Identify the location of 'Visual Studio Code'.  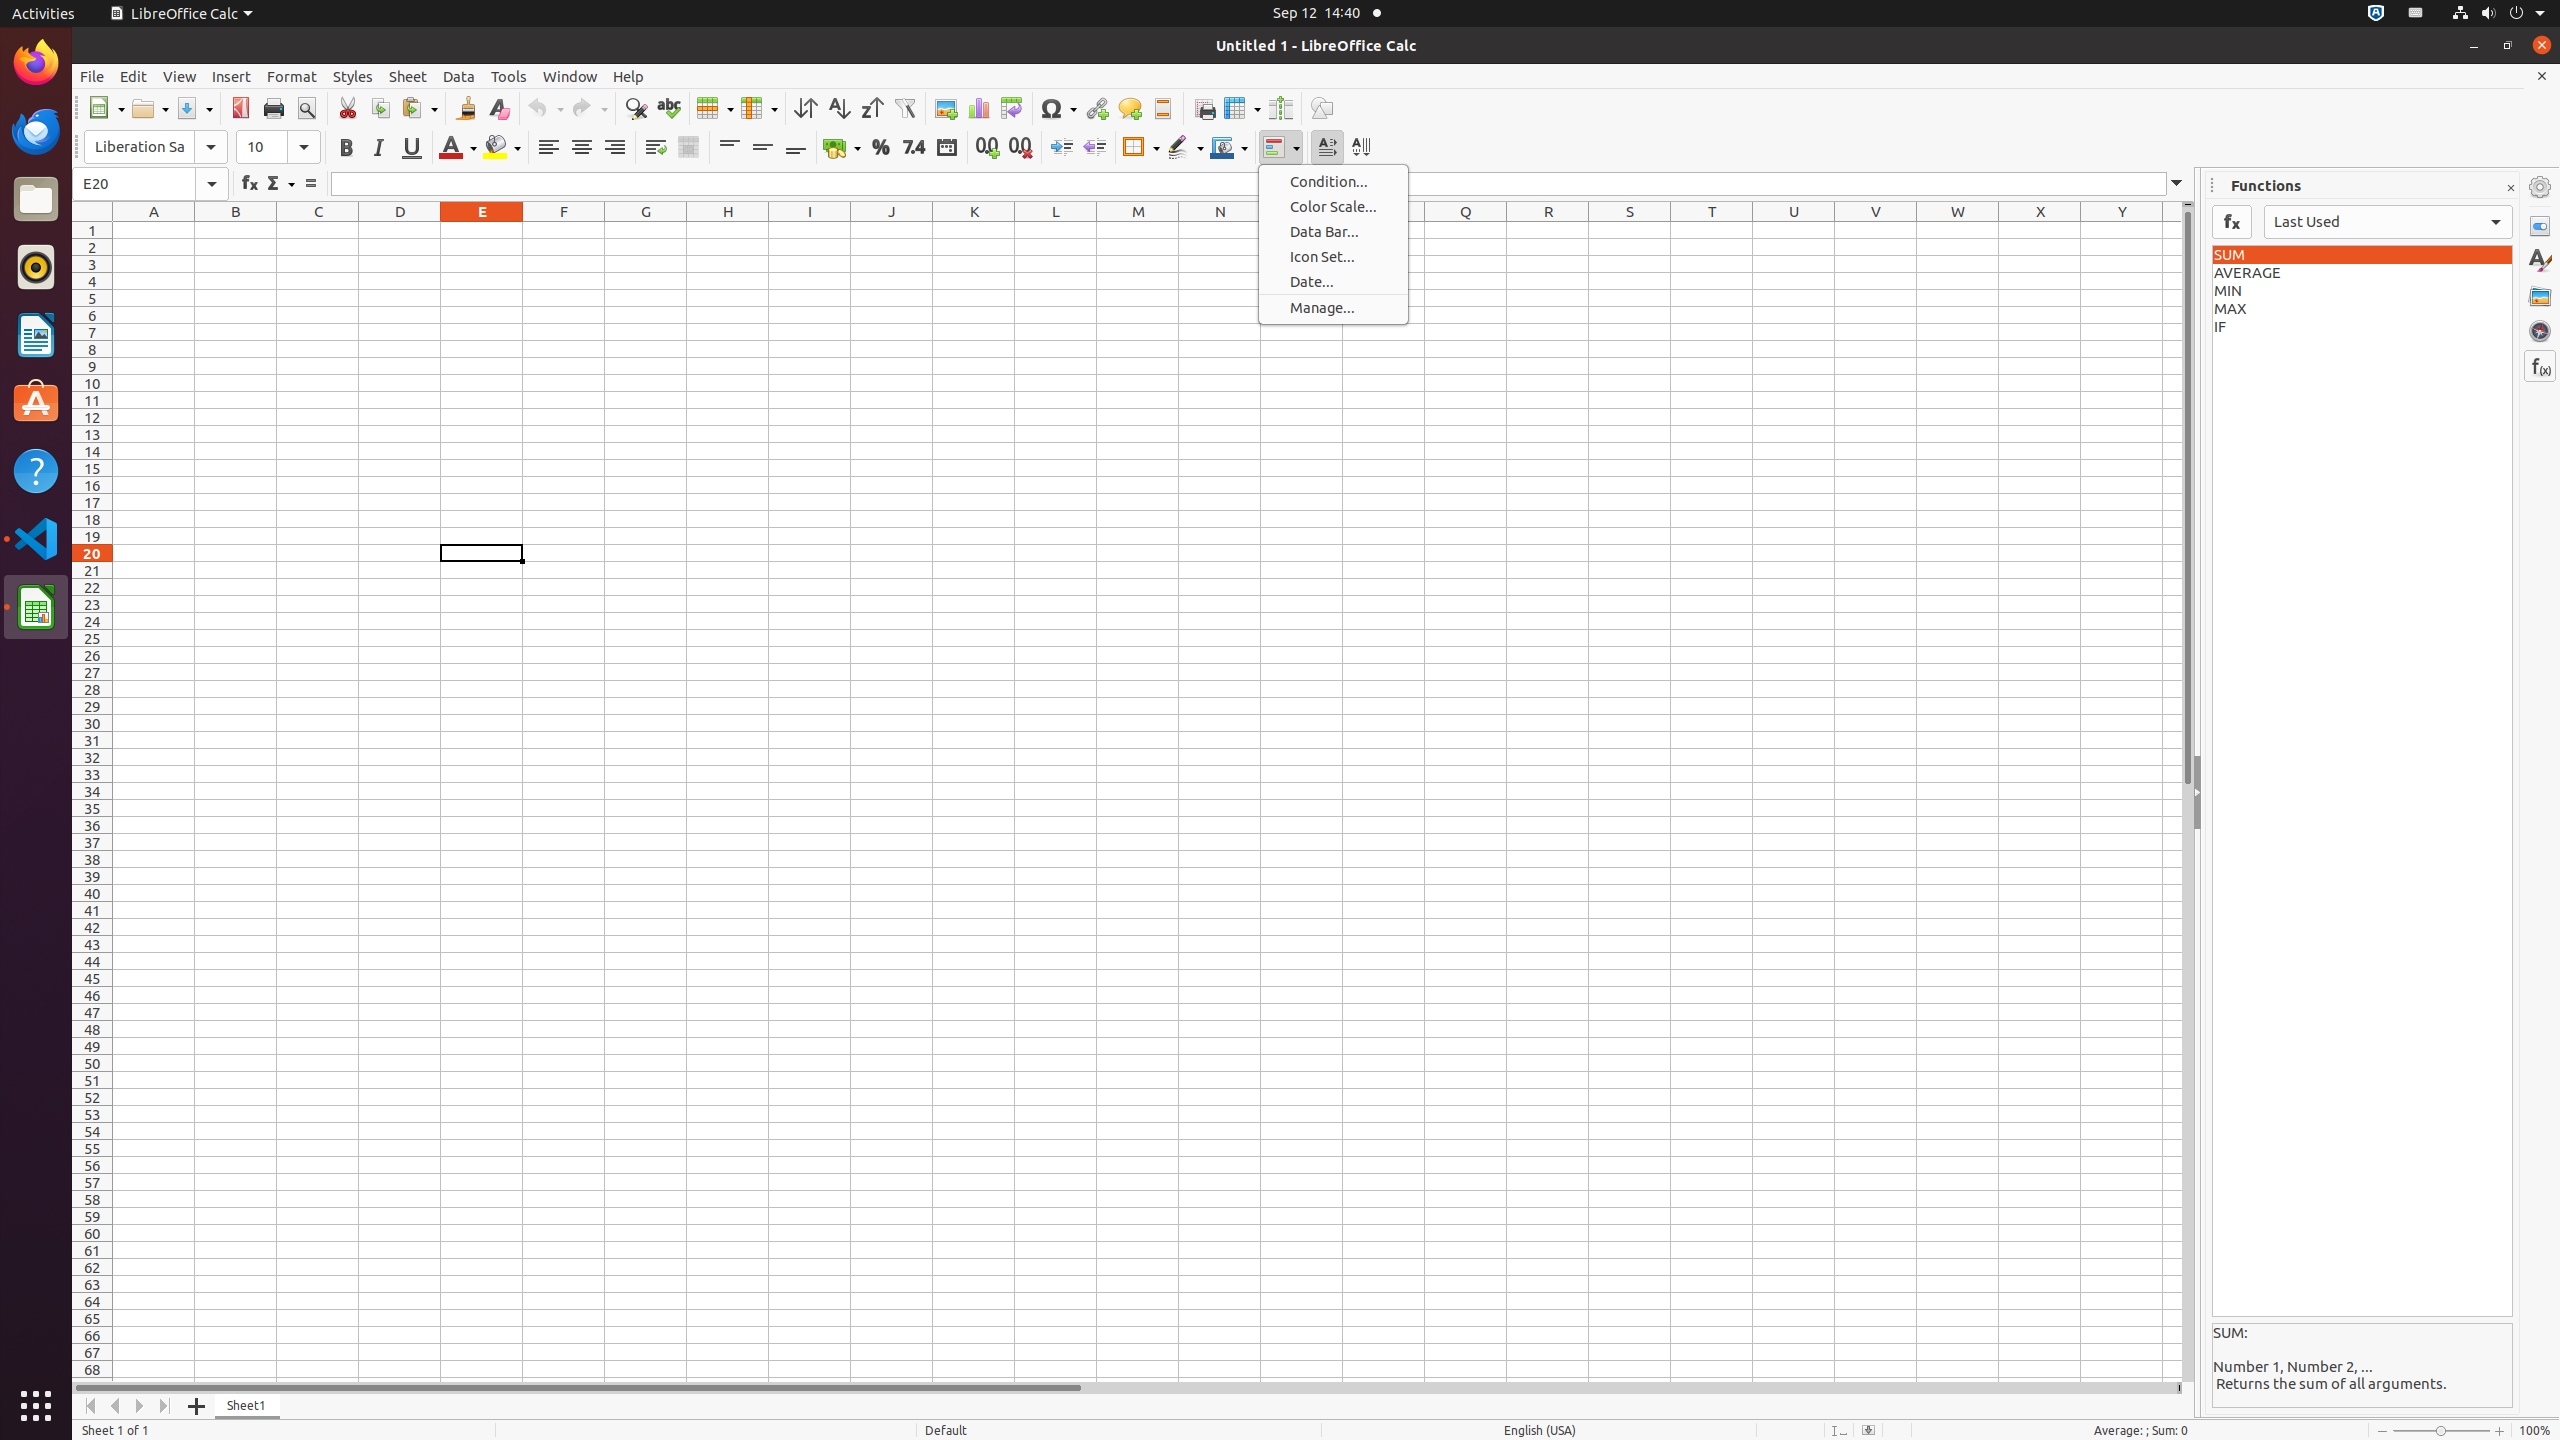
(36, 537).